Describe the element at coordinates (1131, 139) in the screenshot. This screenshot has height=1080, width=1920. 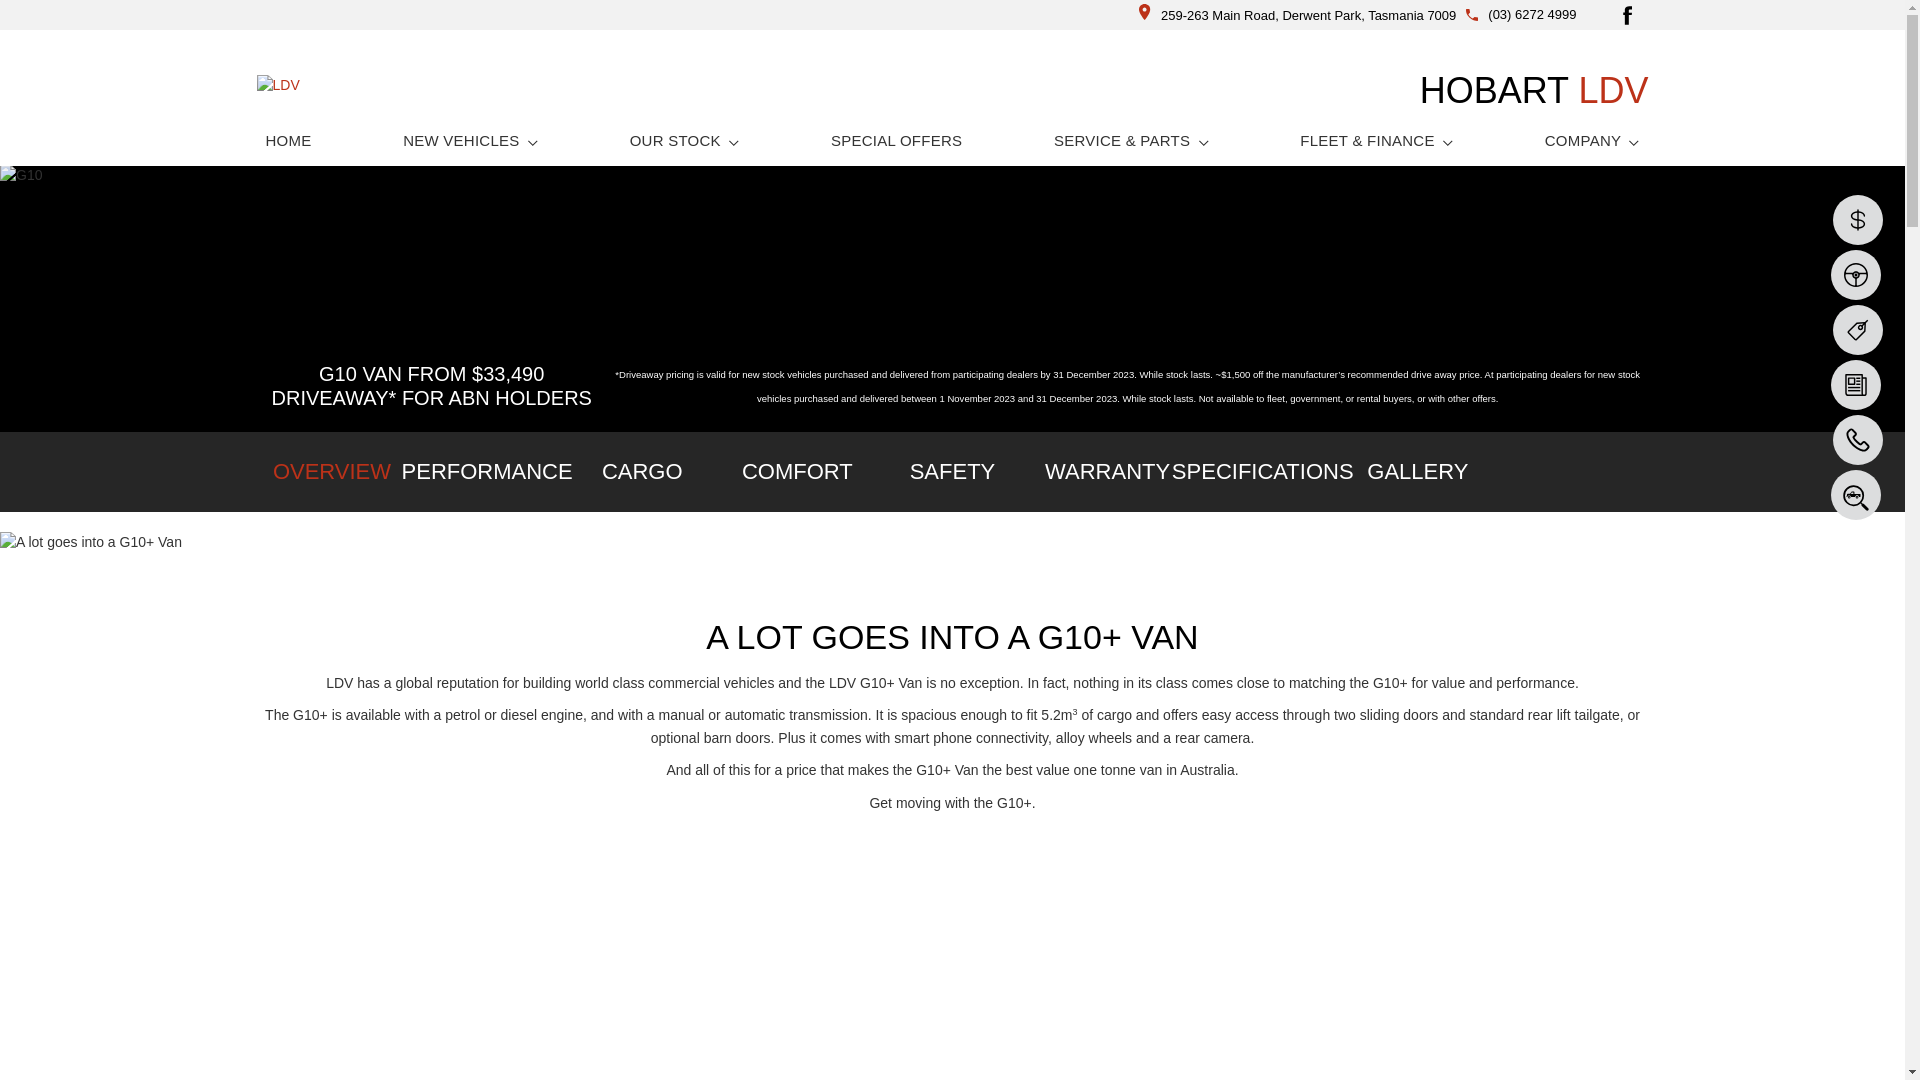
I see `'SERVICE & PARTS'` at that location.